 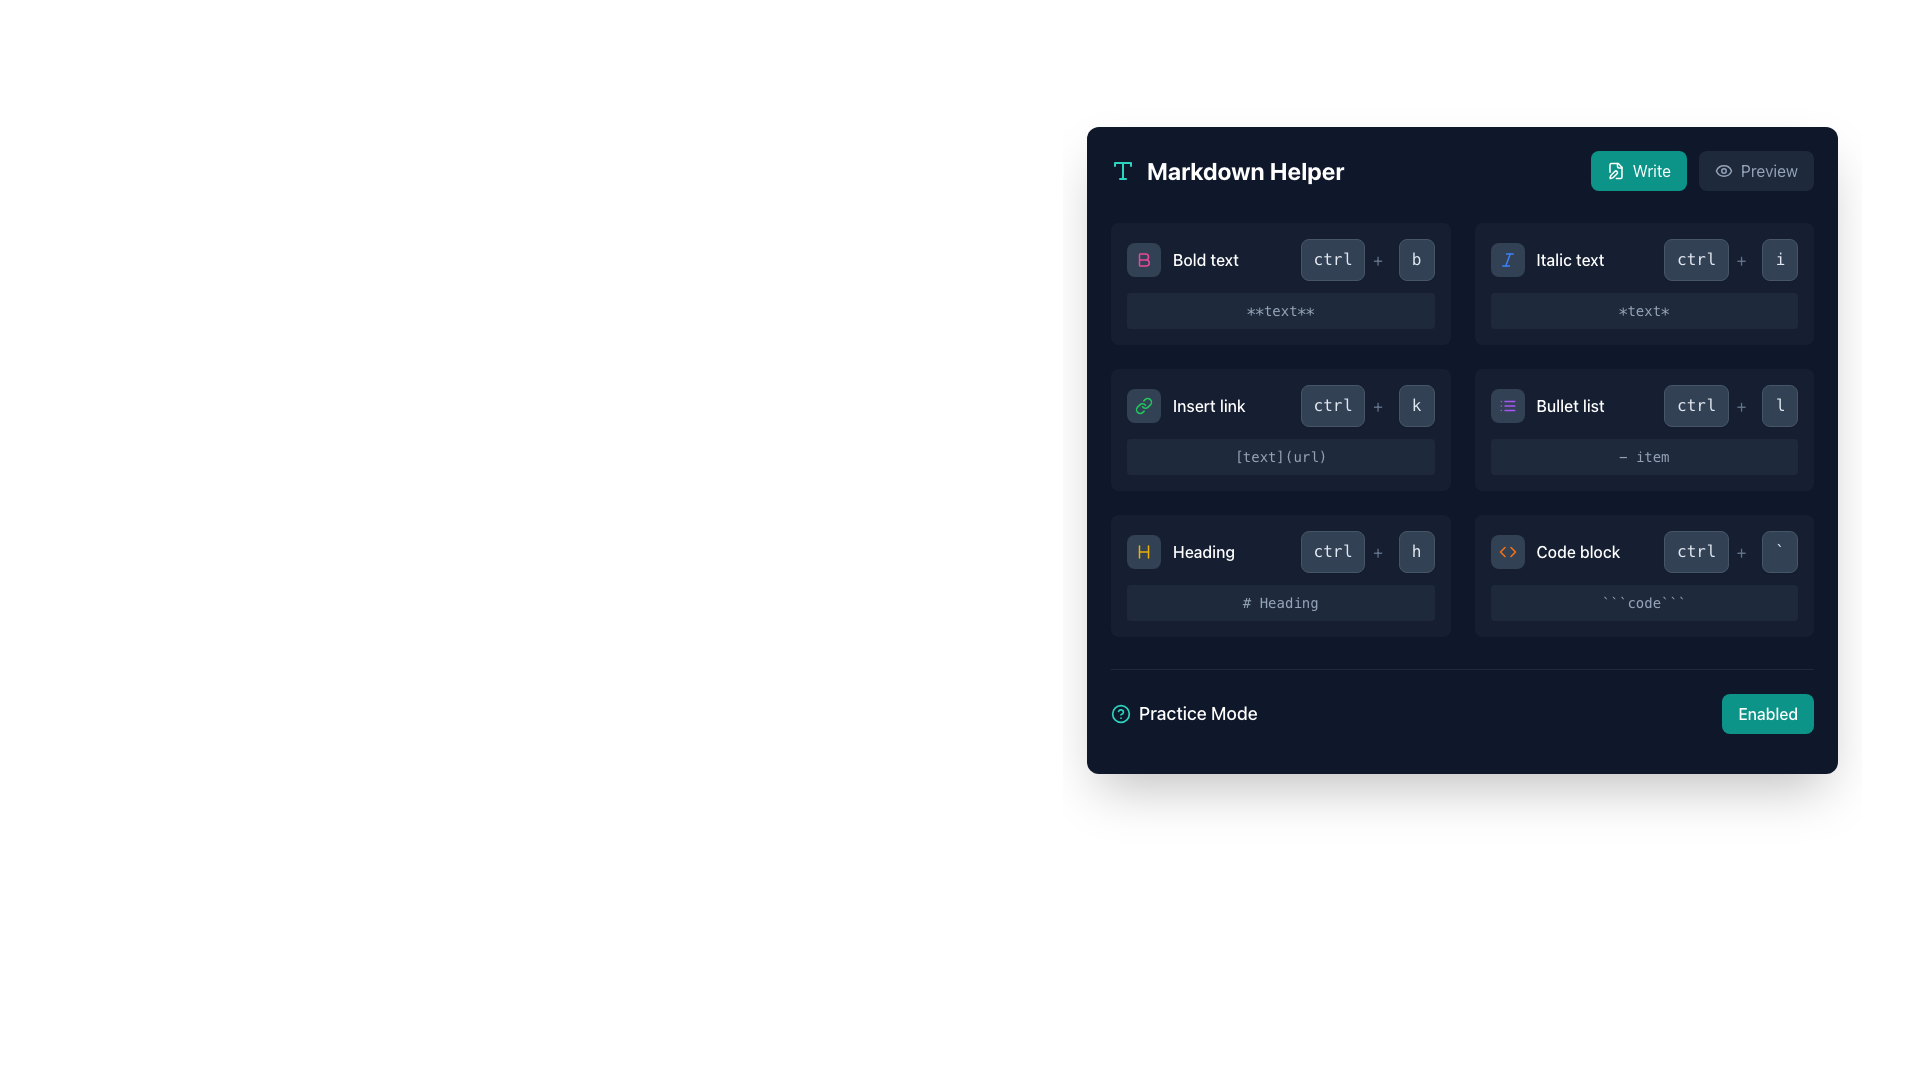 What do you see at coordinates (1722, 169) in the screenshot?
I see `the icon located on the left side of the 'Preview' button` at bounding box center [1722, 169].